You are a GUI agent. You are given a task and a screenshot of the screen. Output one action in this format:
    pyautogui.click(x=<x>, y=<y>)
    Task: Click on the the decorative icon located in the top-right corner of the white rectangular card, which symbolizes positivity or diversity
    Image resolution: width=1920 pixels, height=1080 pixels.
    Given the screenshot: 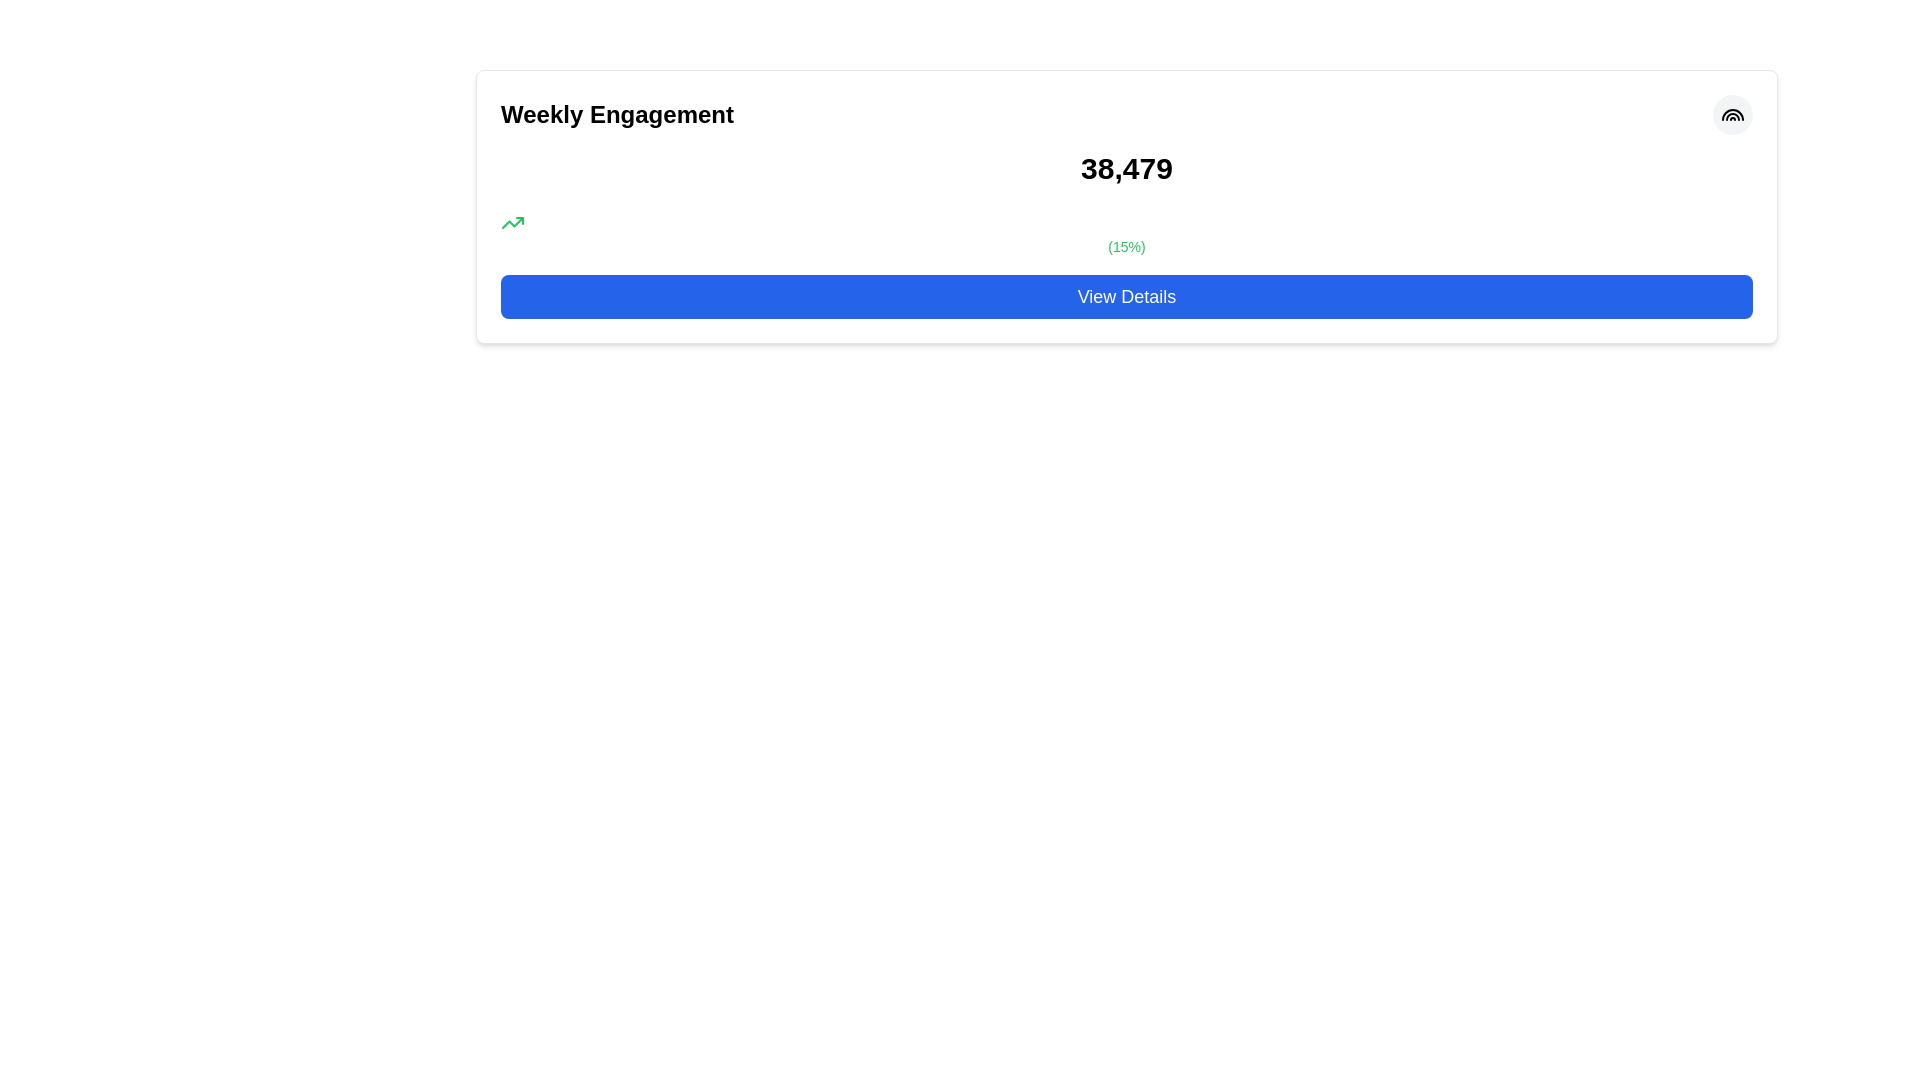 What is the action you would take?
    pyautogui.click(x=1731, y=115)
    